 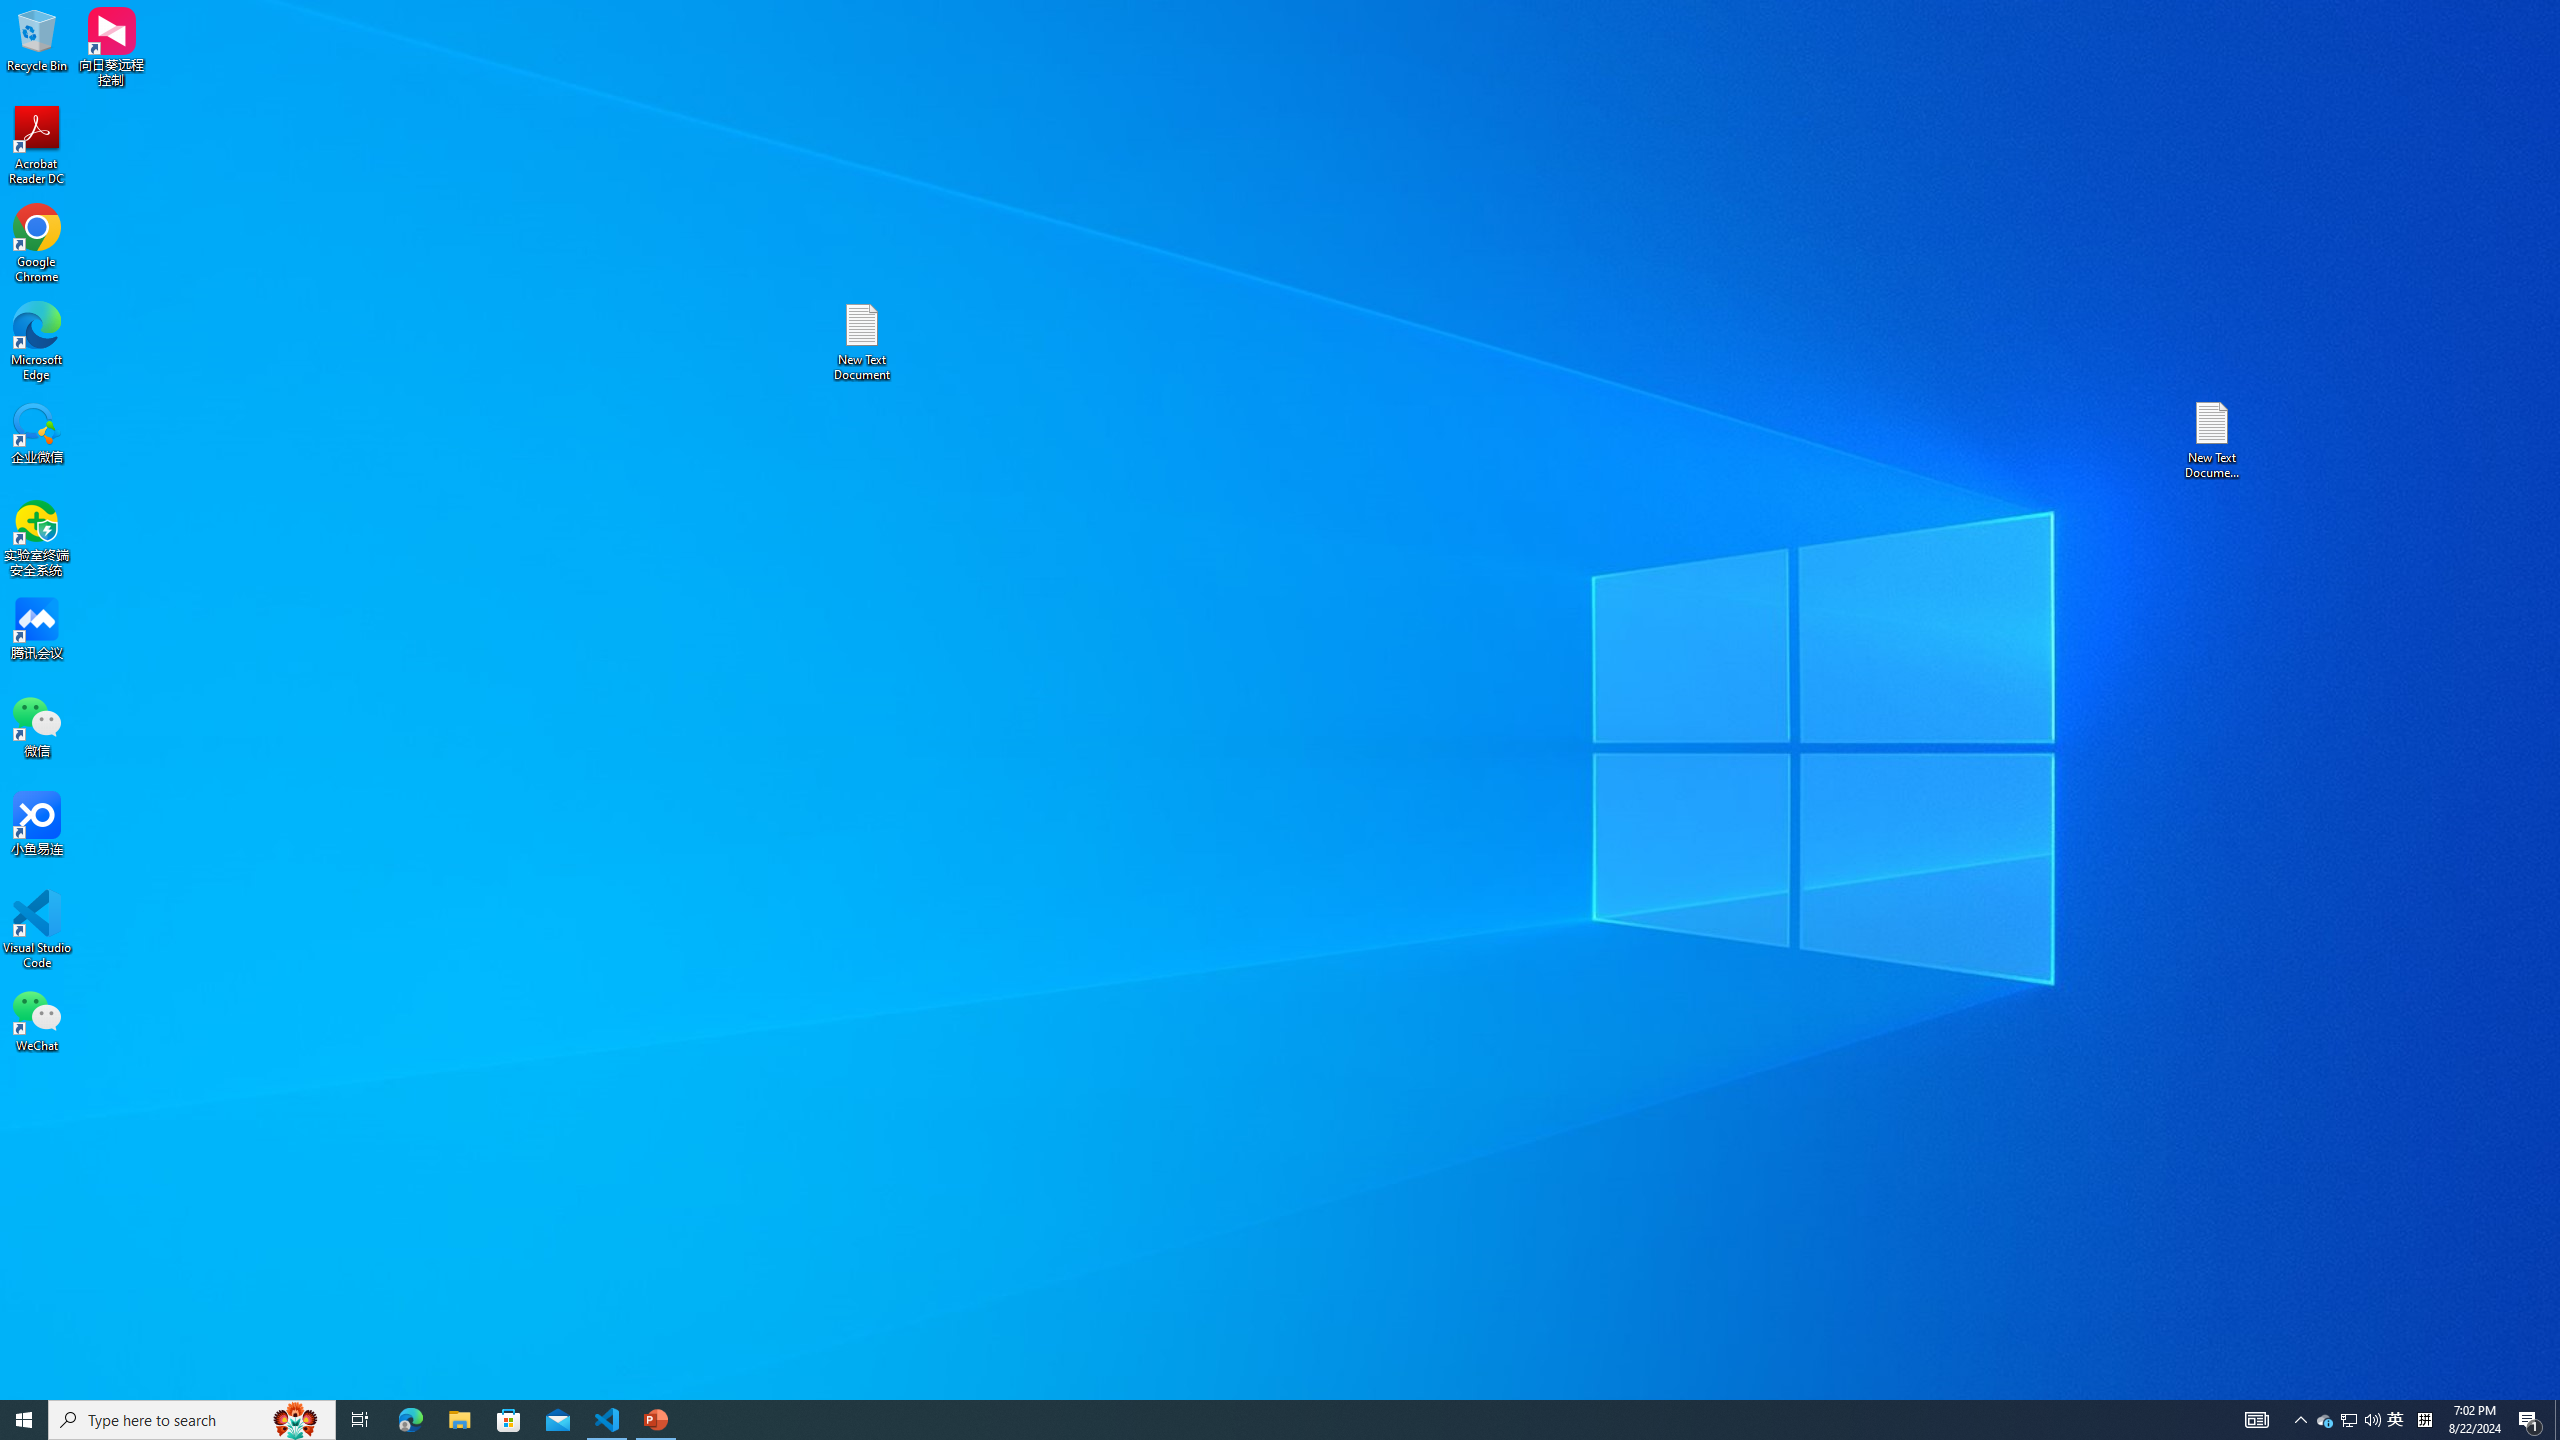 What do you see at coordinates (36, 244) in the screenshot?
I see `'Google Chrome'` at bounding box center [36, 244].